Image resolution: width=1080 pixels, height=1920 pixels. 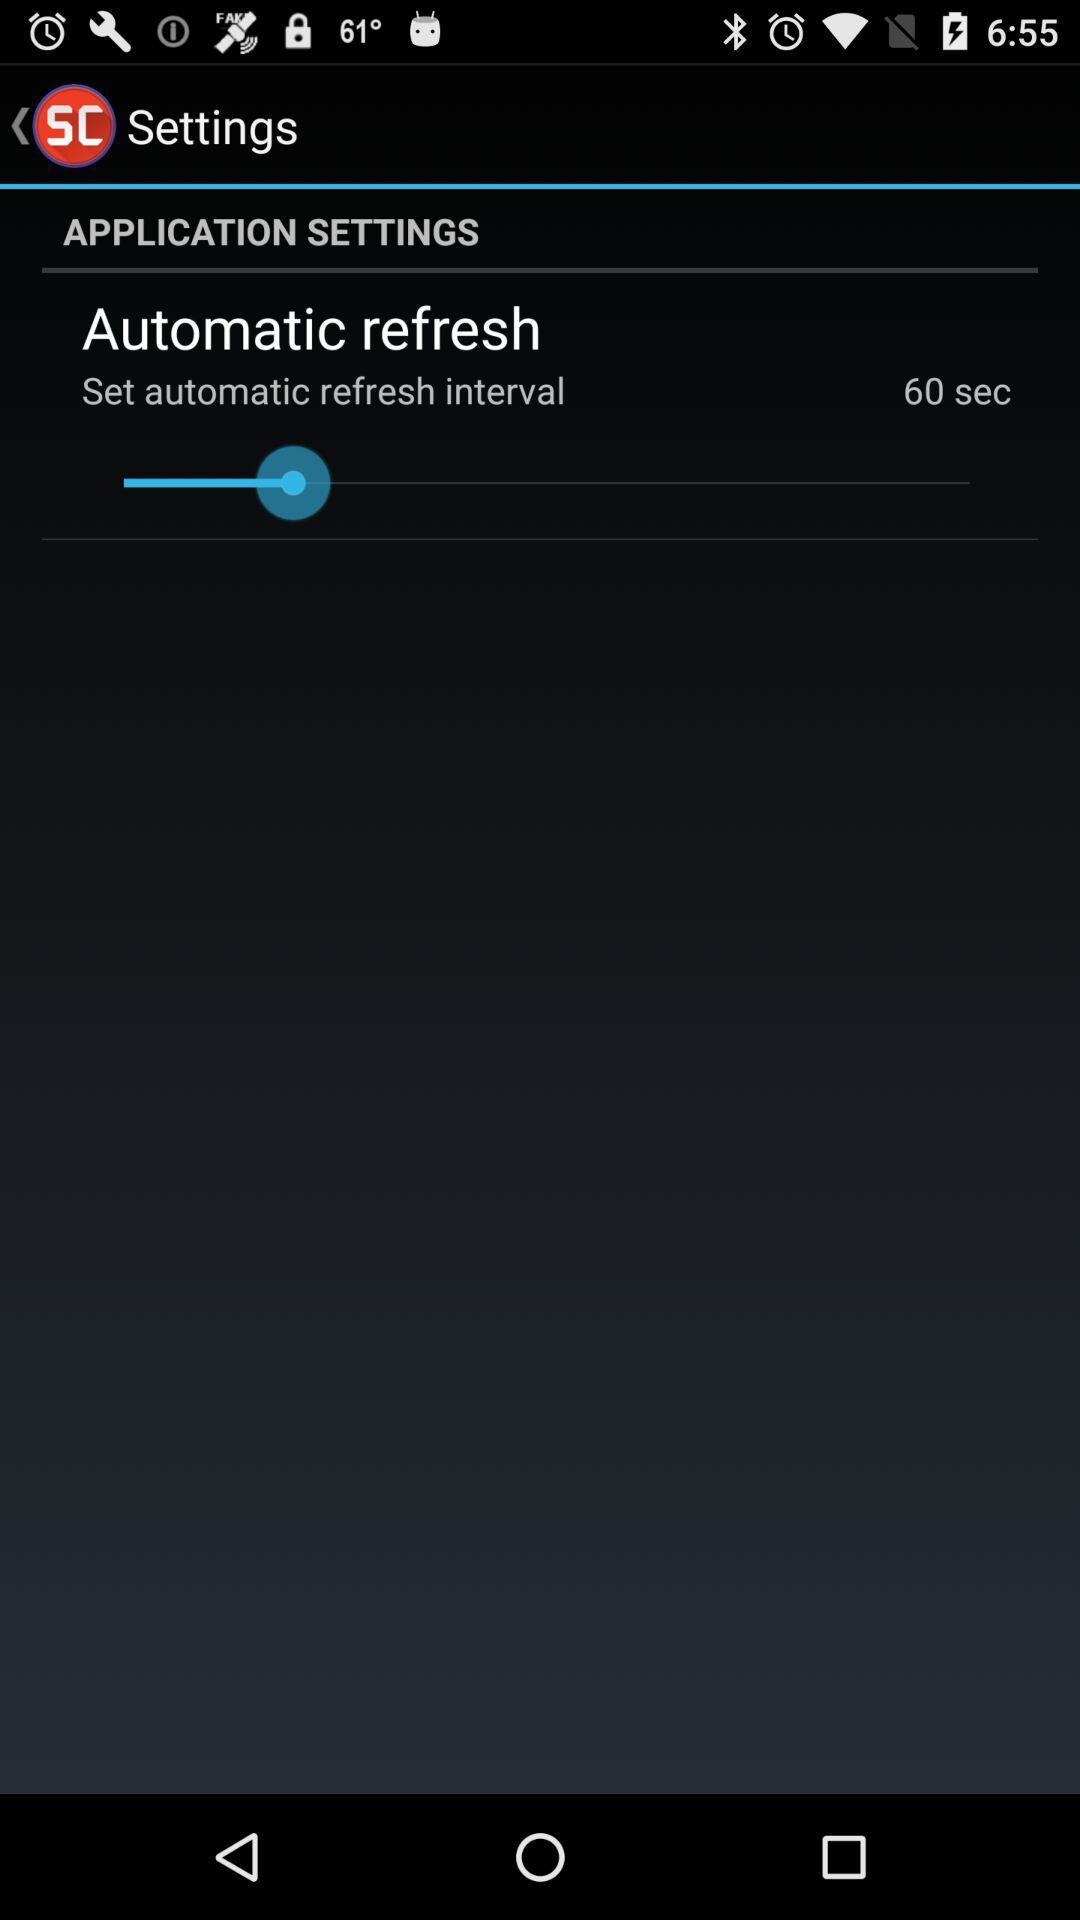 What do you see at coordinates (977, 389) in the screenshot?
I see `the  sec` at bounding box center [977, 389].